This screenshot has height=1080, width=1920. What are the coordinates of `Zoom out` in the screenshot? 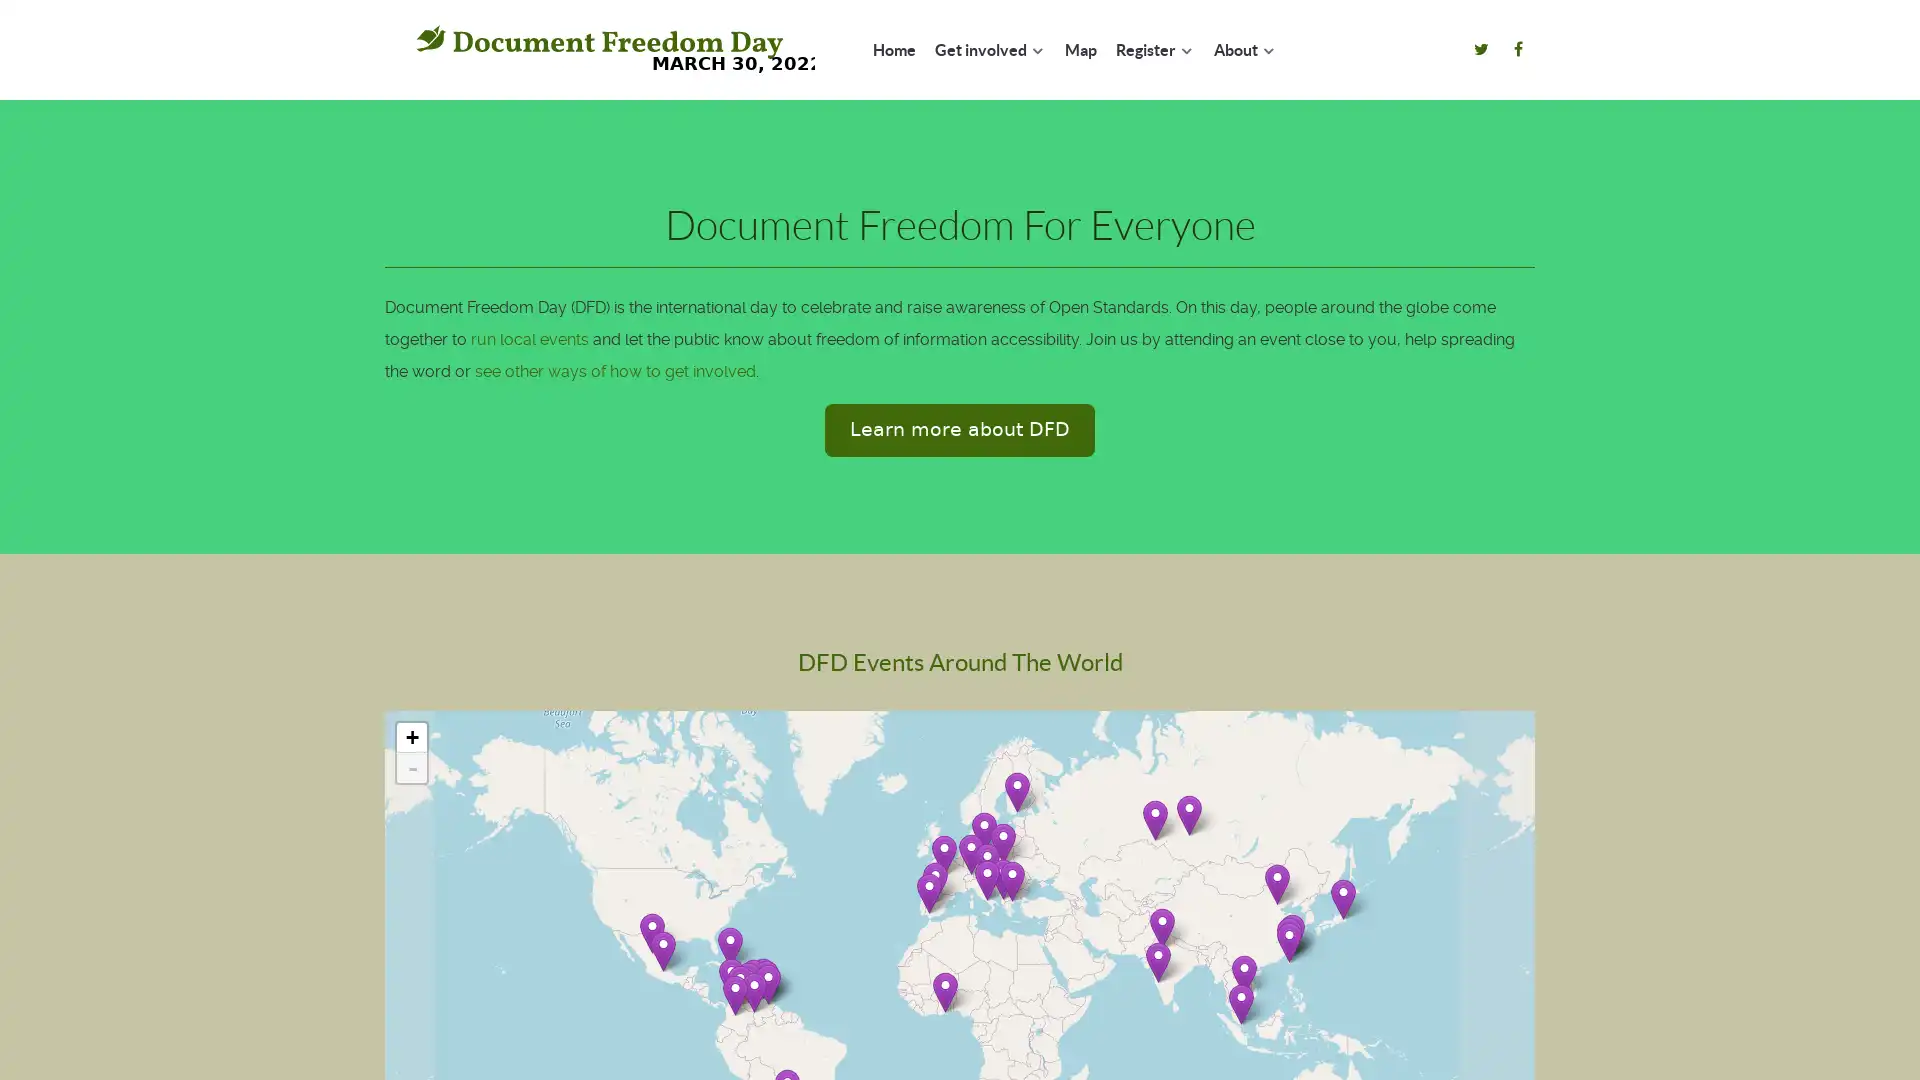 It's located at (411, 766).